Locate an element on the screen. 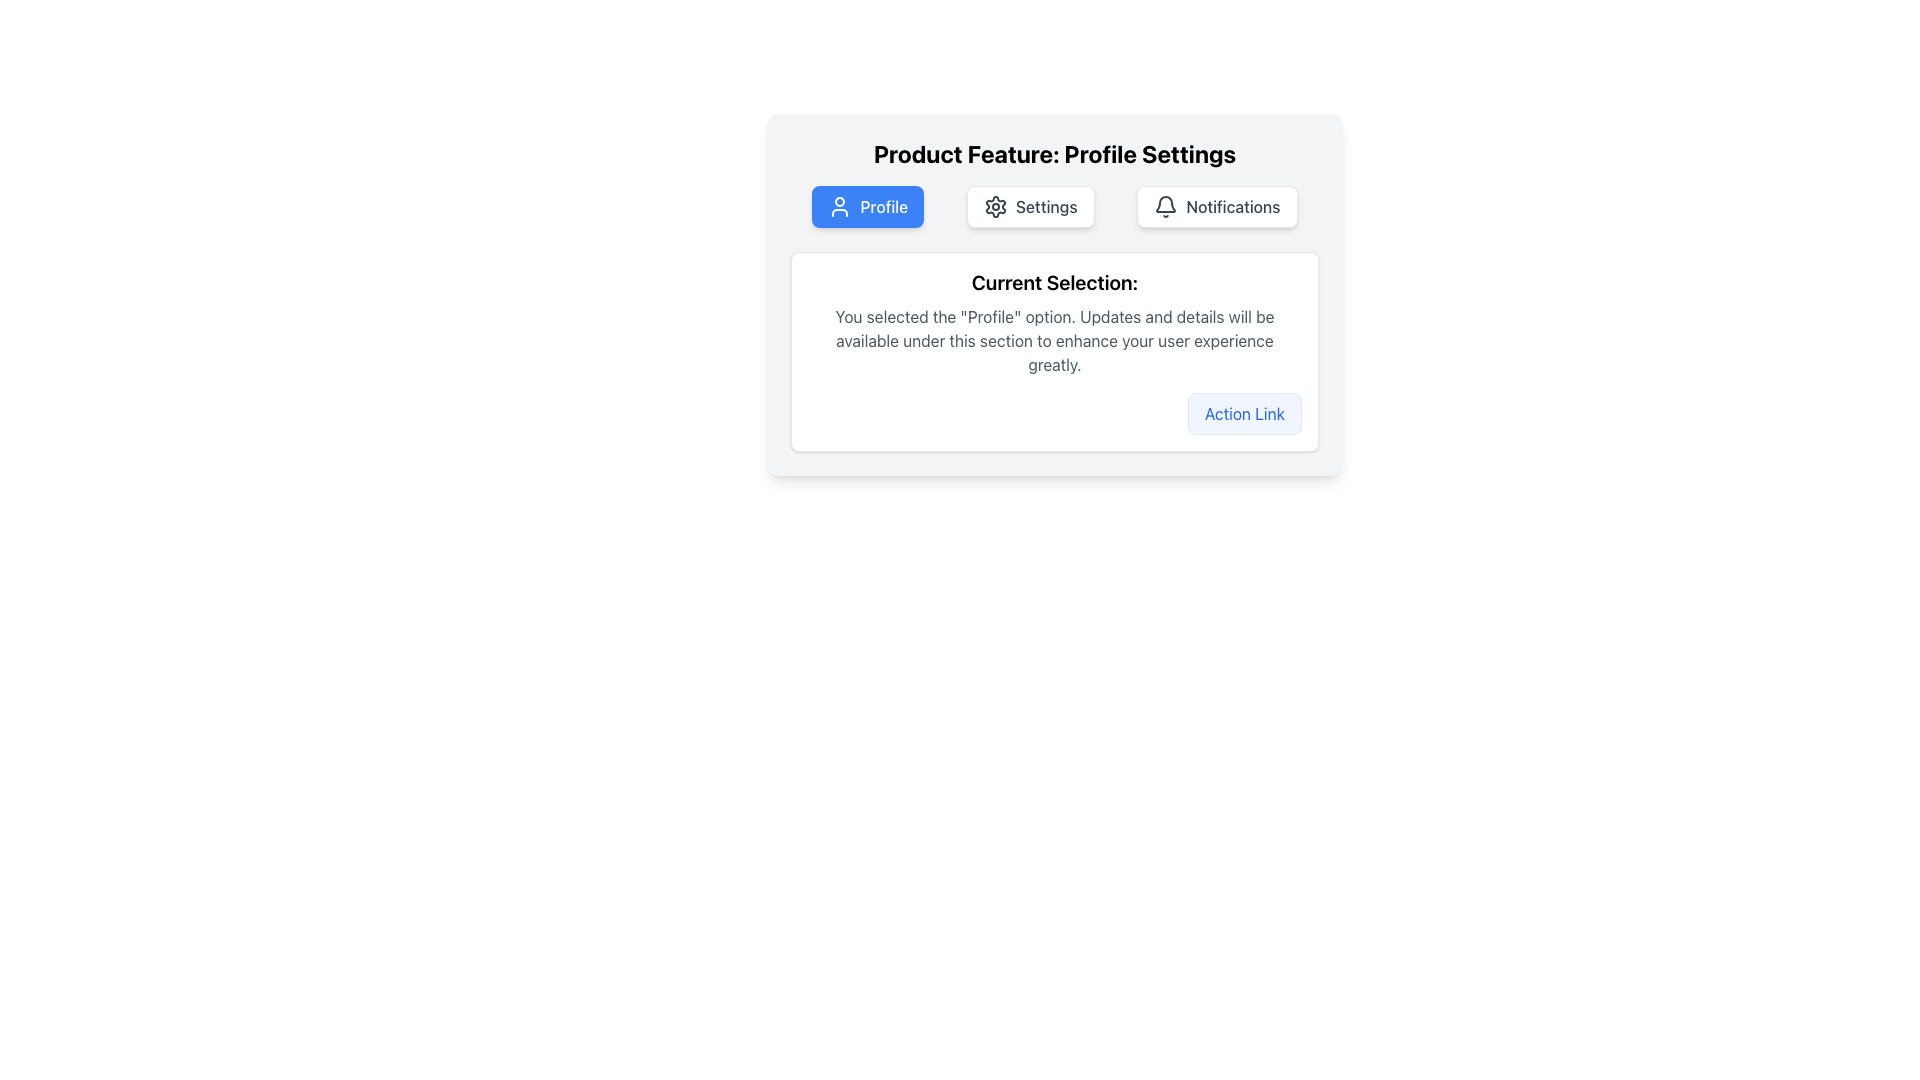  the Button-like link located in the bottom-right corner of the Profile Settings modal is located at coordinates (1243, 412).